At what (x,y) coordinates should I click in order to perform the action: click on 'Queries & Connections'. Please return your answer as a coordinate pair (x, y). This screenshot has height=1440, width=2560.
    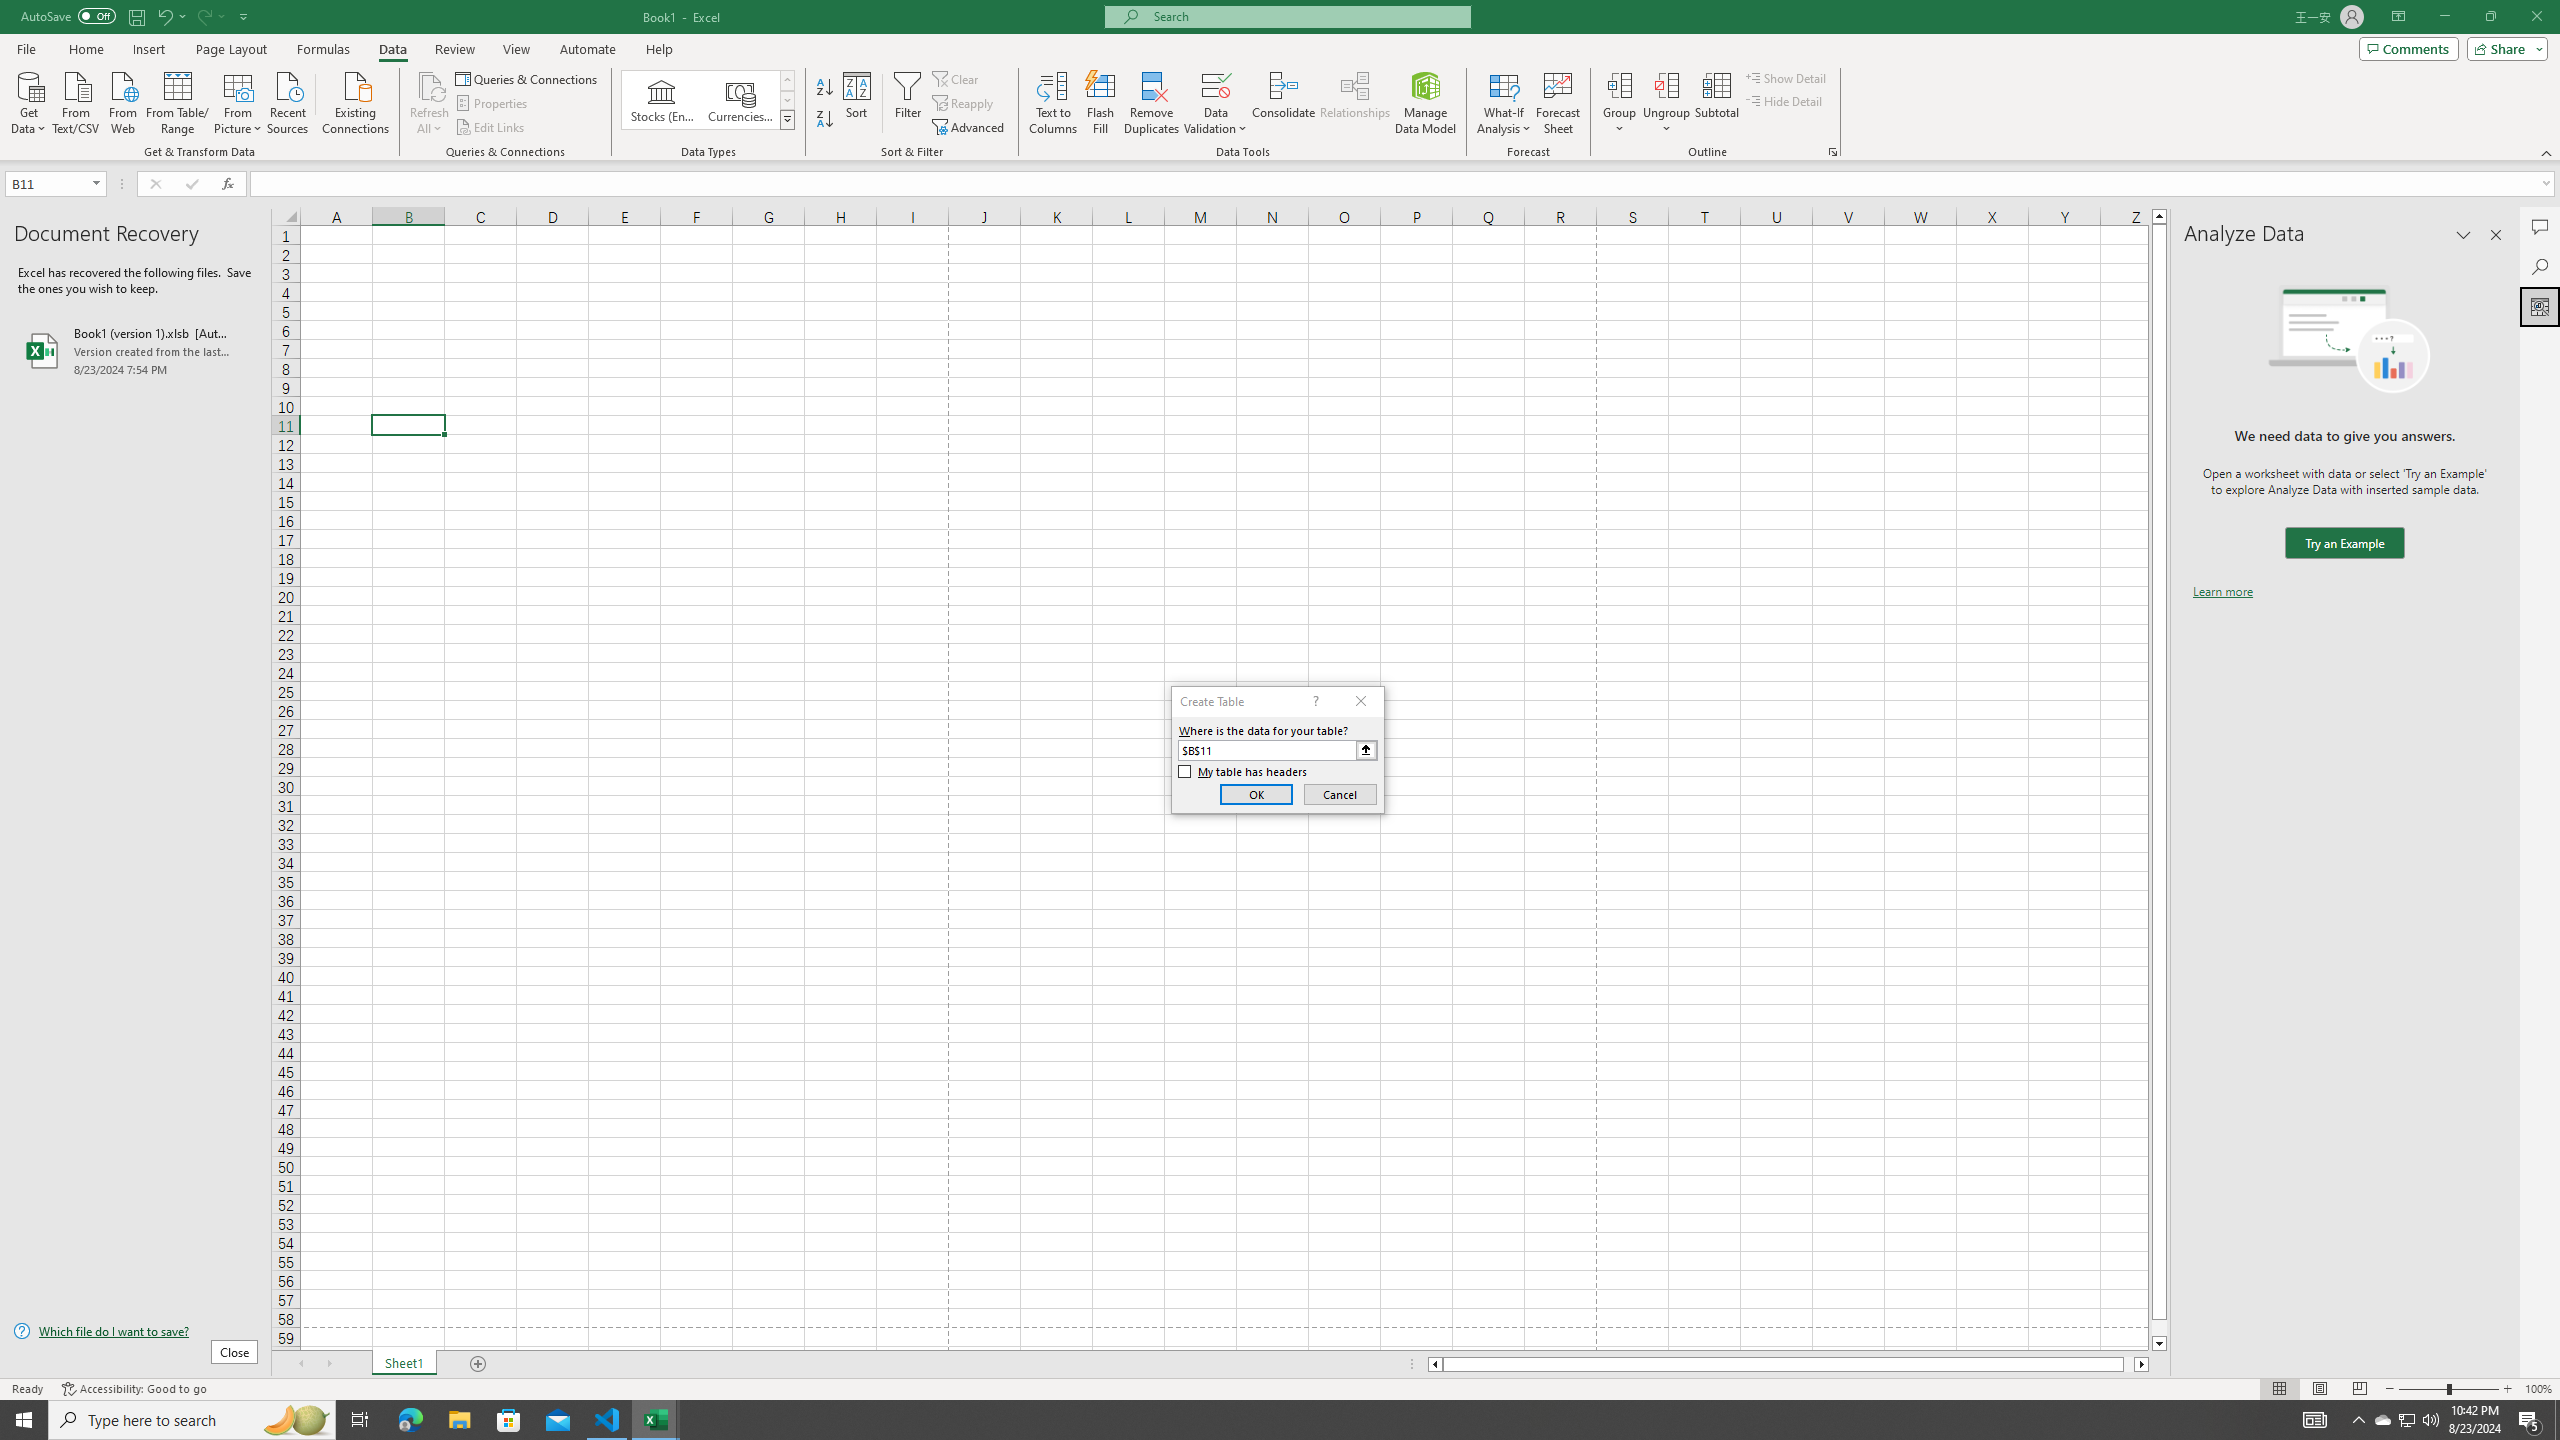
    Looking at the image, I should click on (527, 78).